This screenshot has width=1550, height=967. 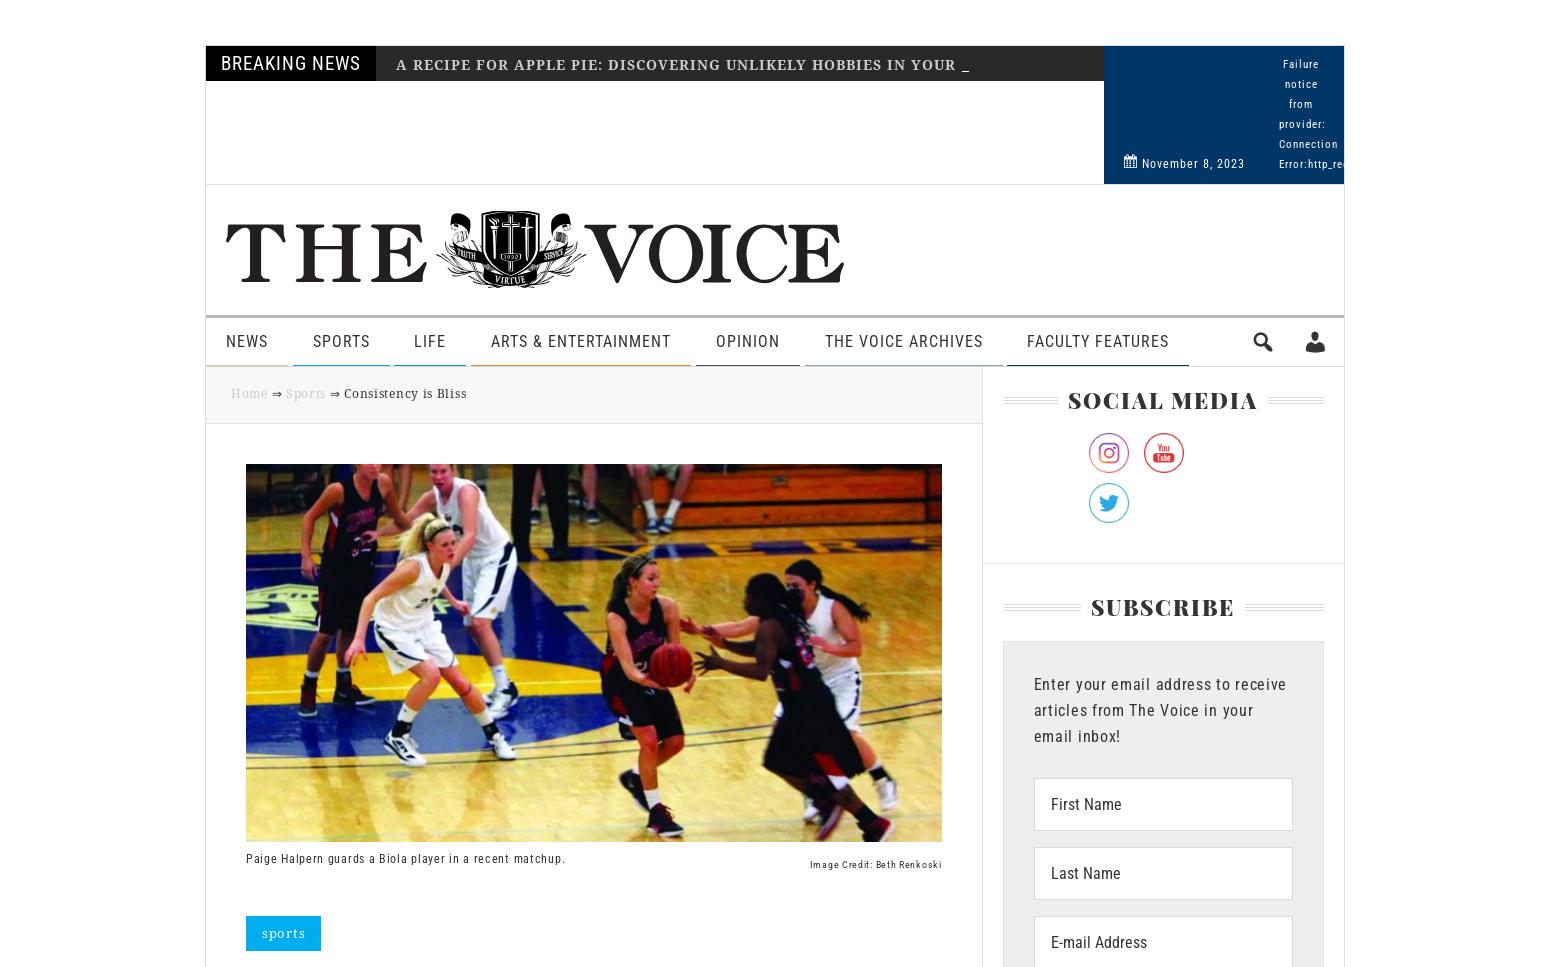 I want to click on 'Life', so click(x=429, y=340).